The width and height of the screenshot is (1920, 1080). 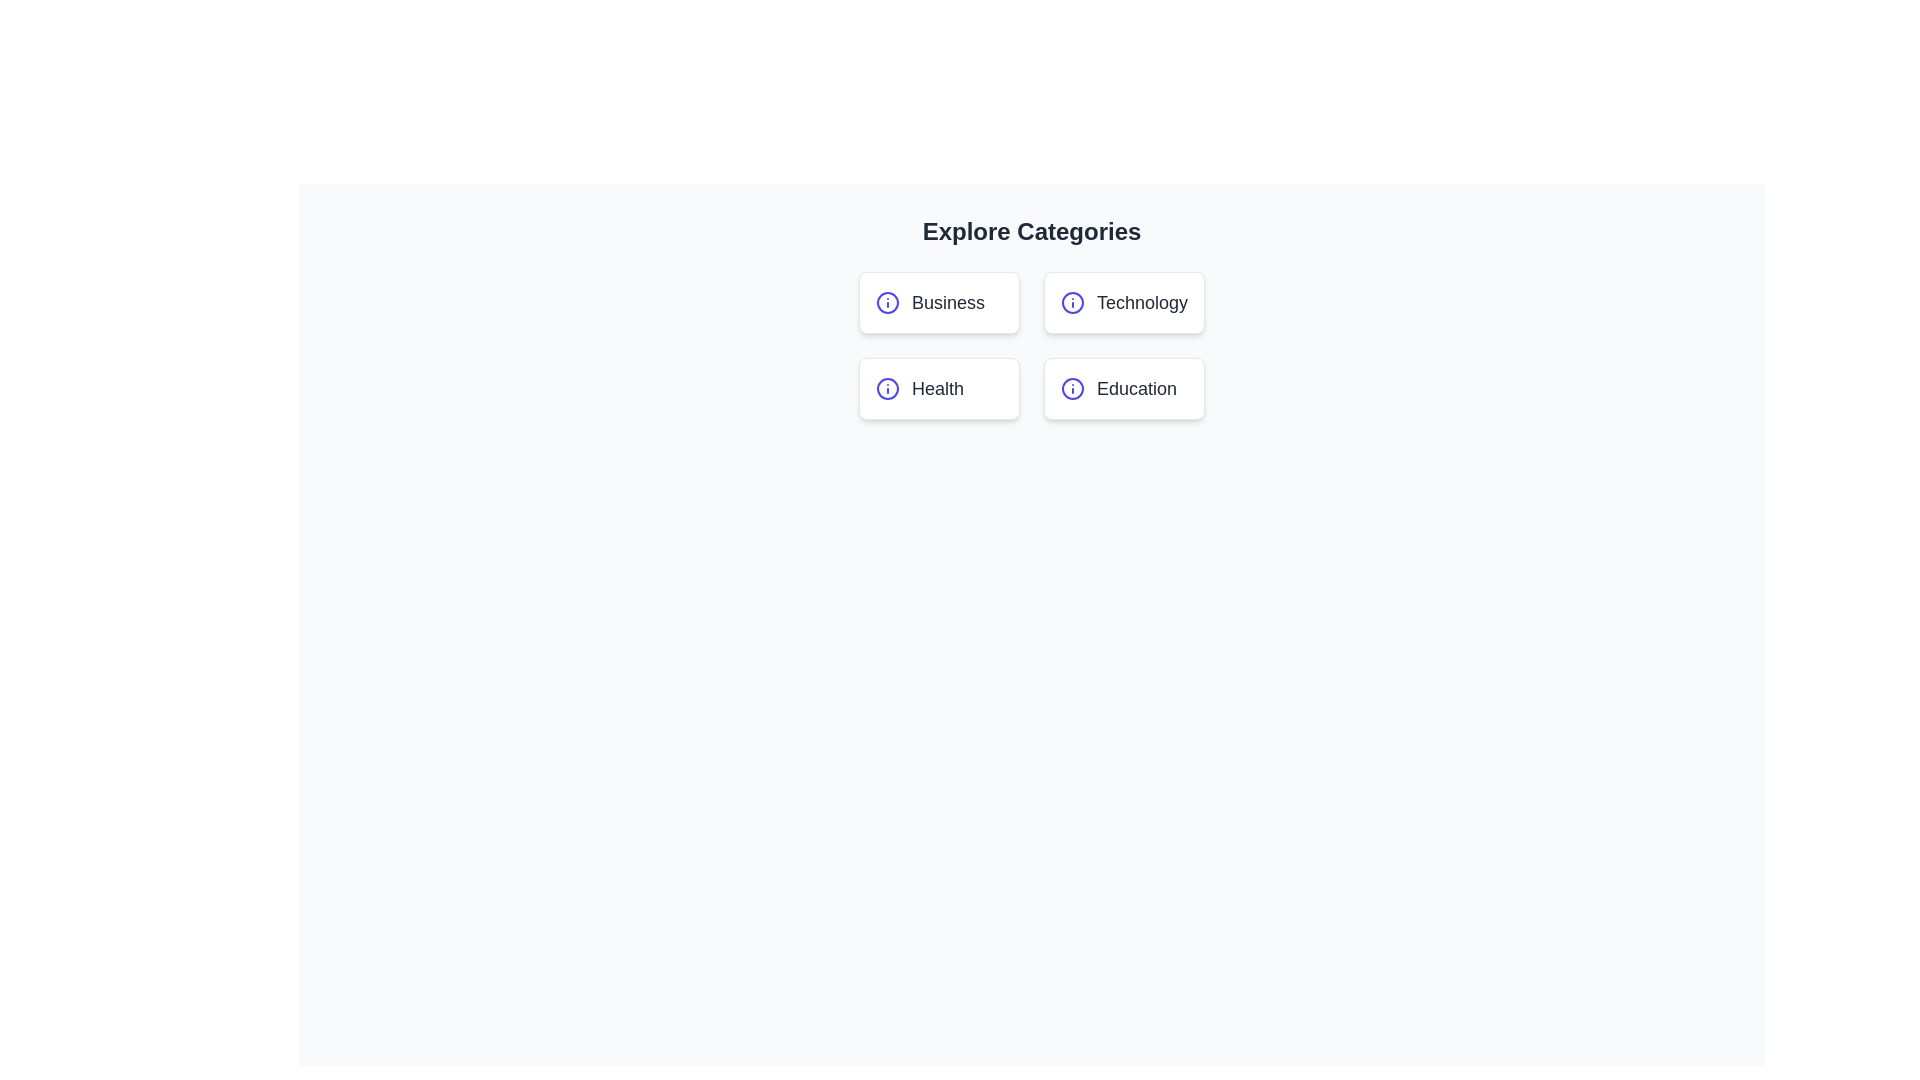 I want to click on the 'Health' category option, so click(x=938, y=389).